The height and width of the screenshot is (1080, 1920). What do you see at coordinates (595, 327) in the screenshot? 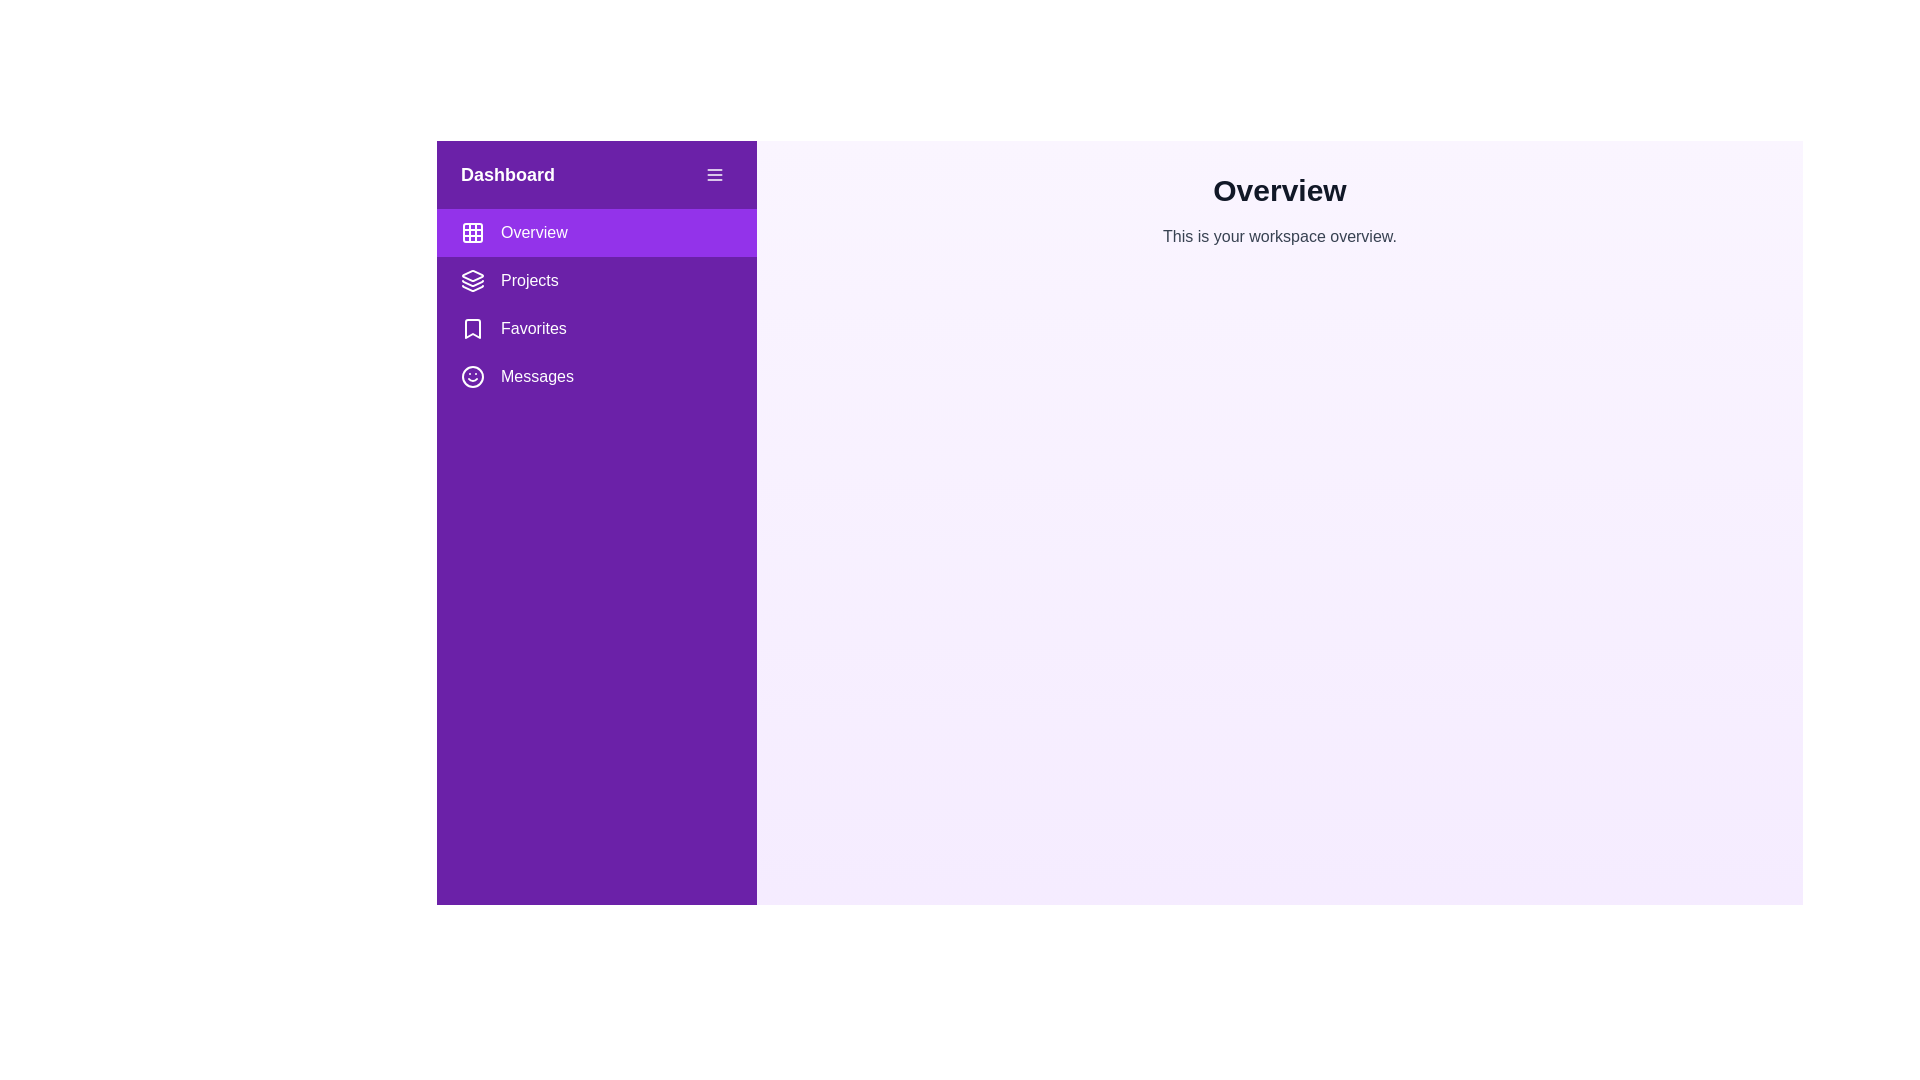
I see `the menu item Favorites from the drawer` at bounding box center [595, 327].